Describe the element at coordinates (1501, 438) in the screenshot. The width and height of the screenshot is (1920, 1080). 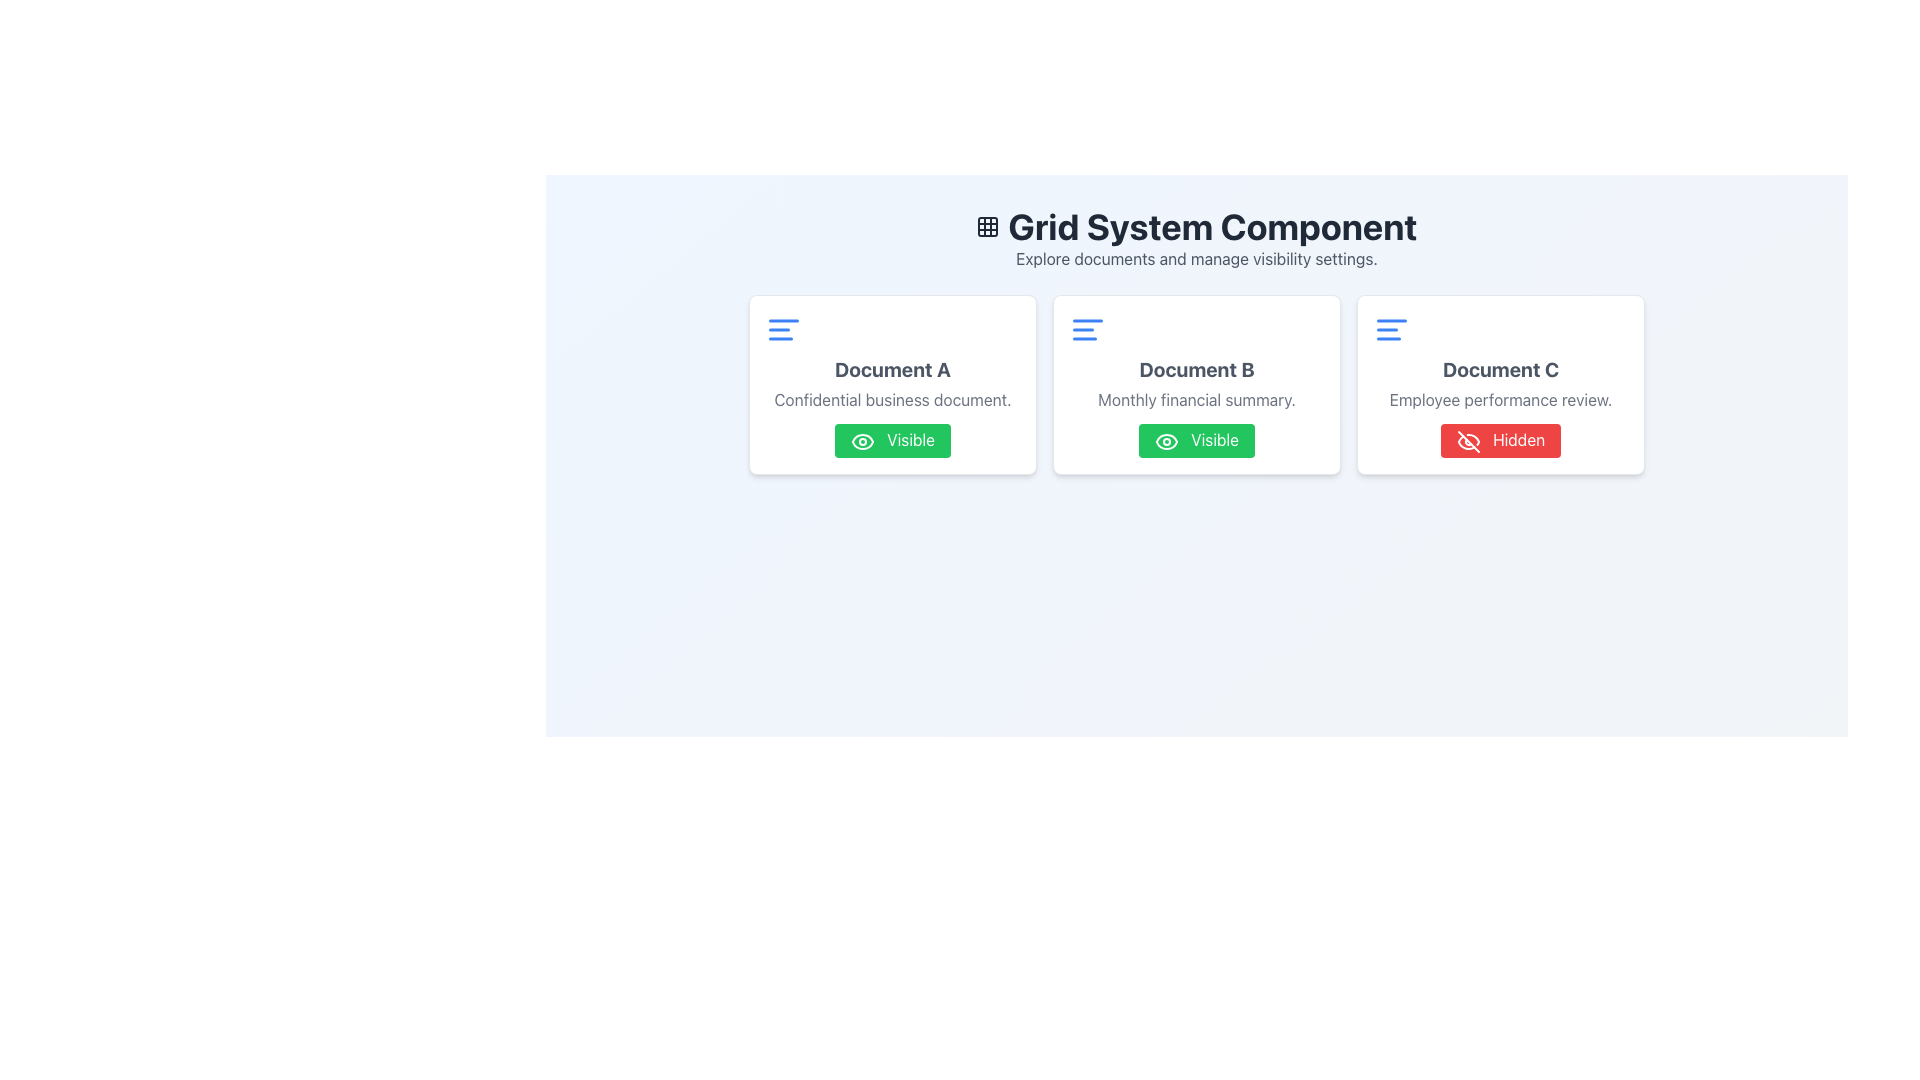
I see `the rectangular button with rounded edges and a vivid red background labeled 'Hidden'` at that location.